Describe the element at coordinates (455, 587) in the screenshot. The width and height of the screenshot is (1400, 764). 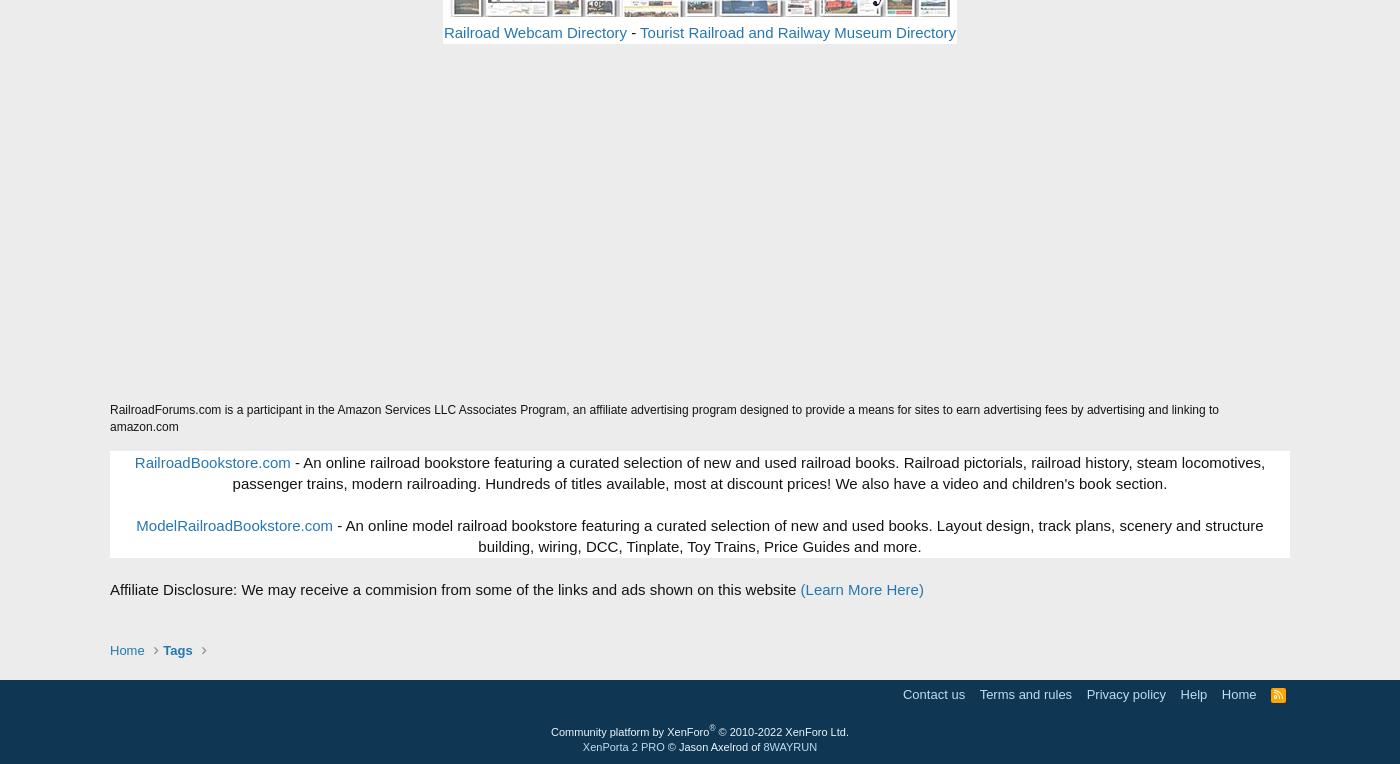
I see `'Affiliate Disclosure: We may receive a commision from some of the links and ads shown on this website'` at that location.